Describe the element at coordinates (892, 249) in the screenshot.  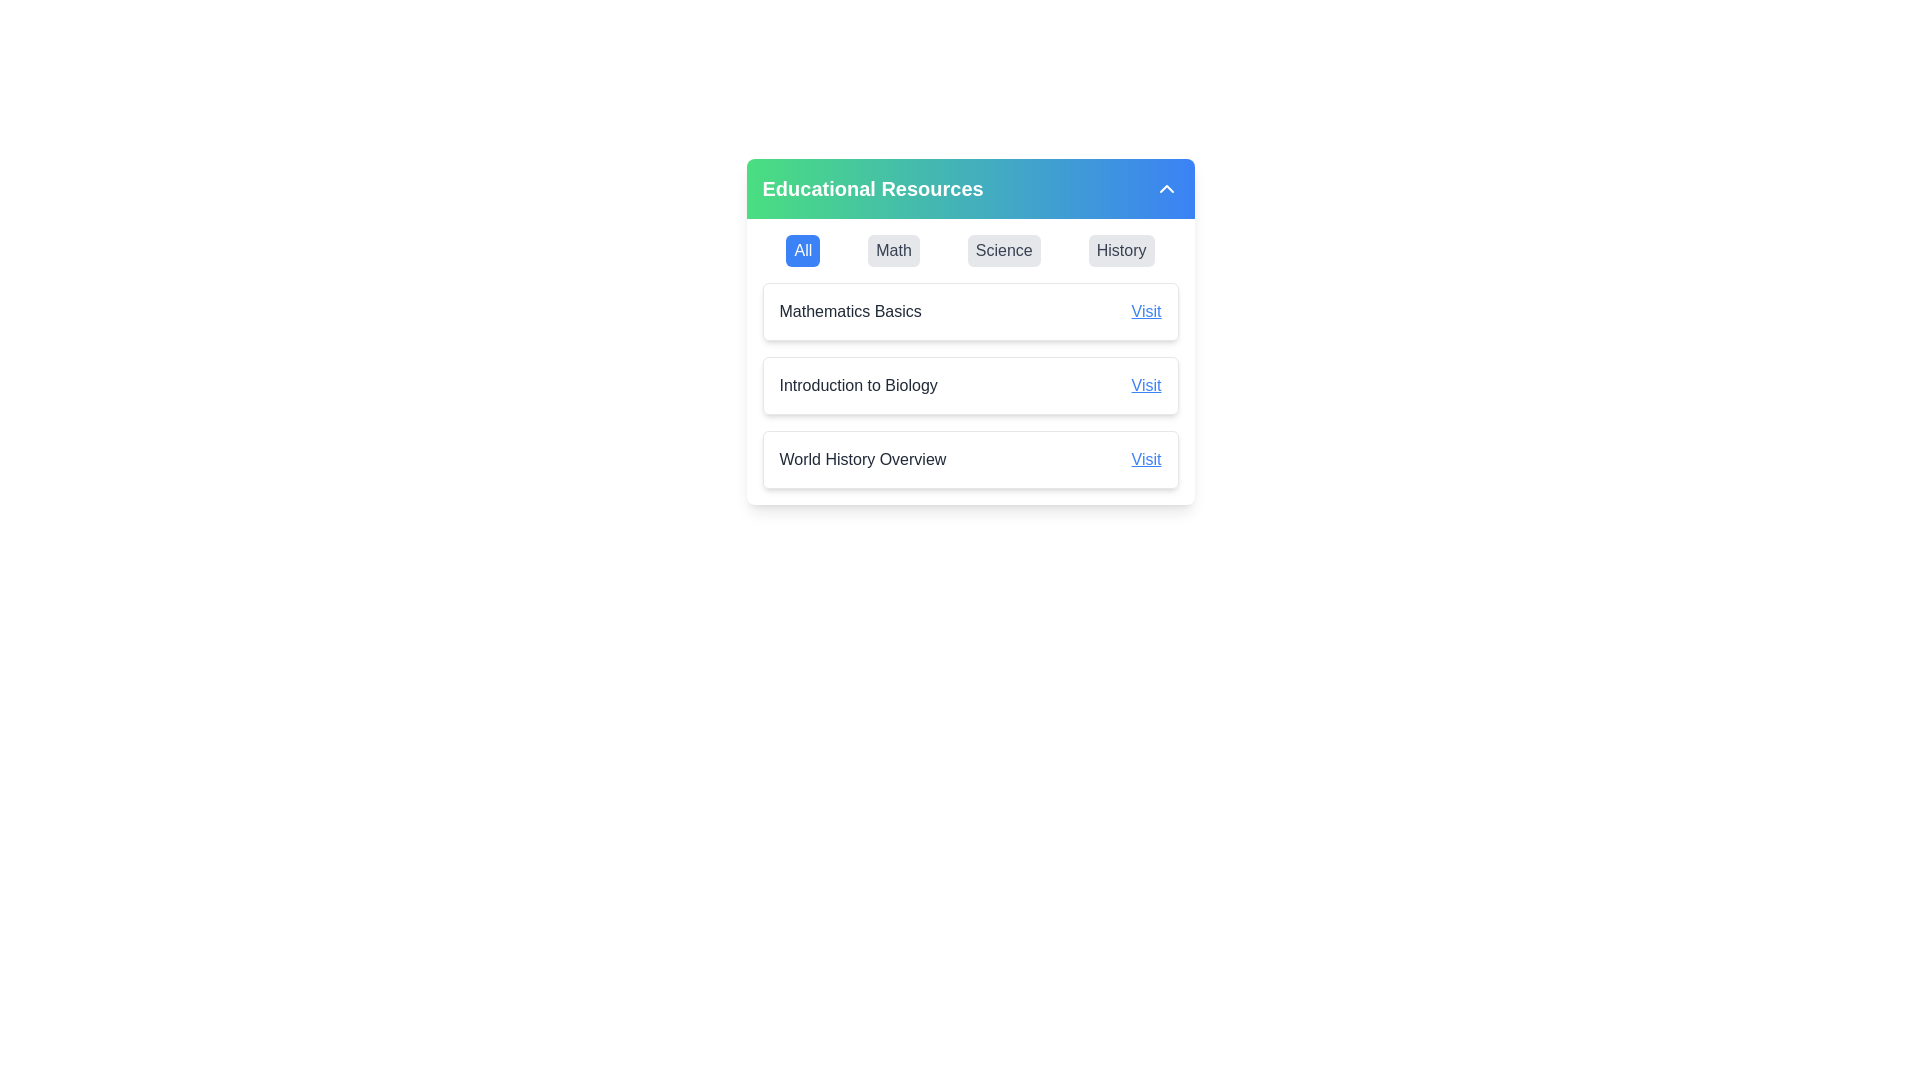
I see `the second tab under 'Educational Resources'` at that location.